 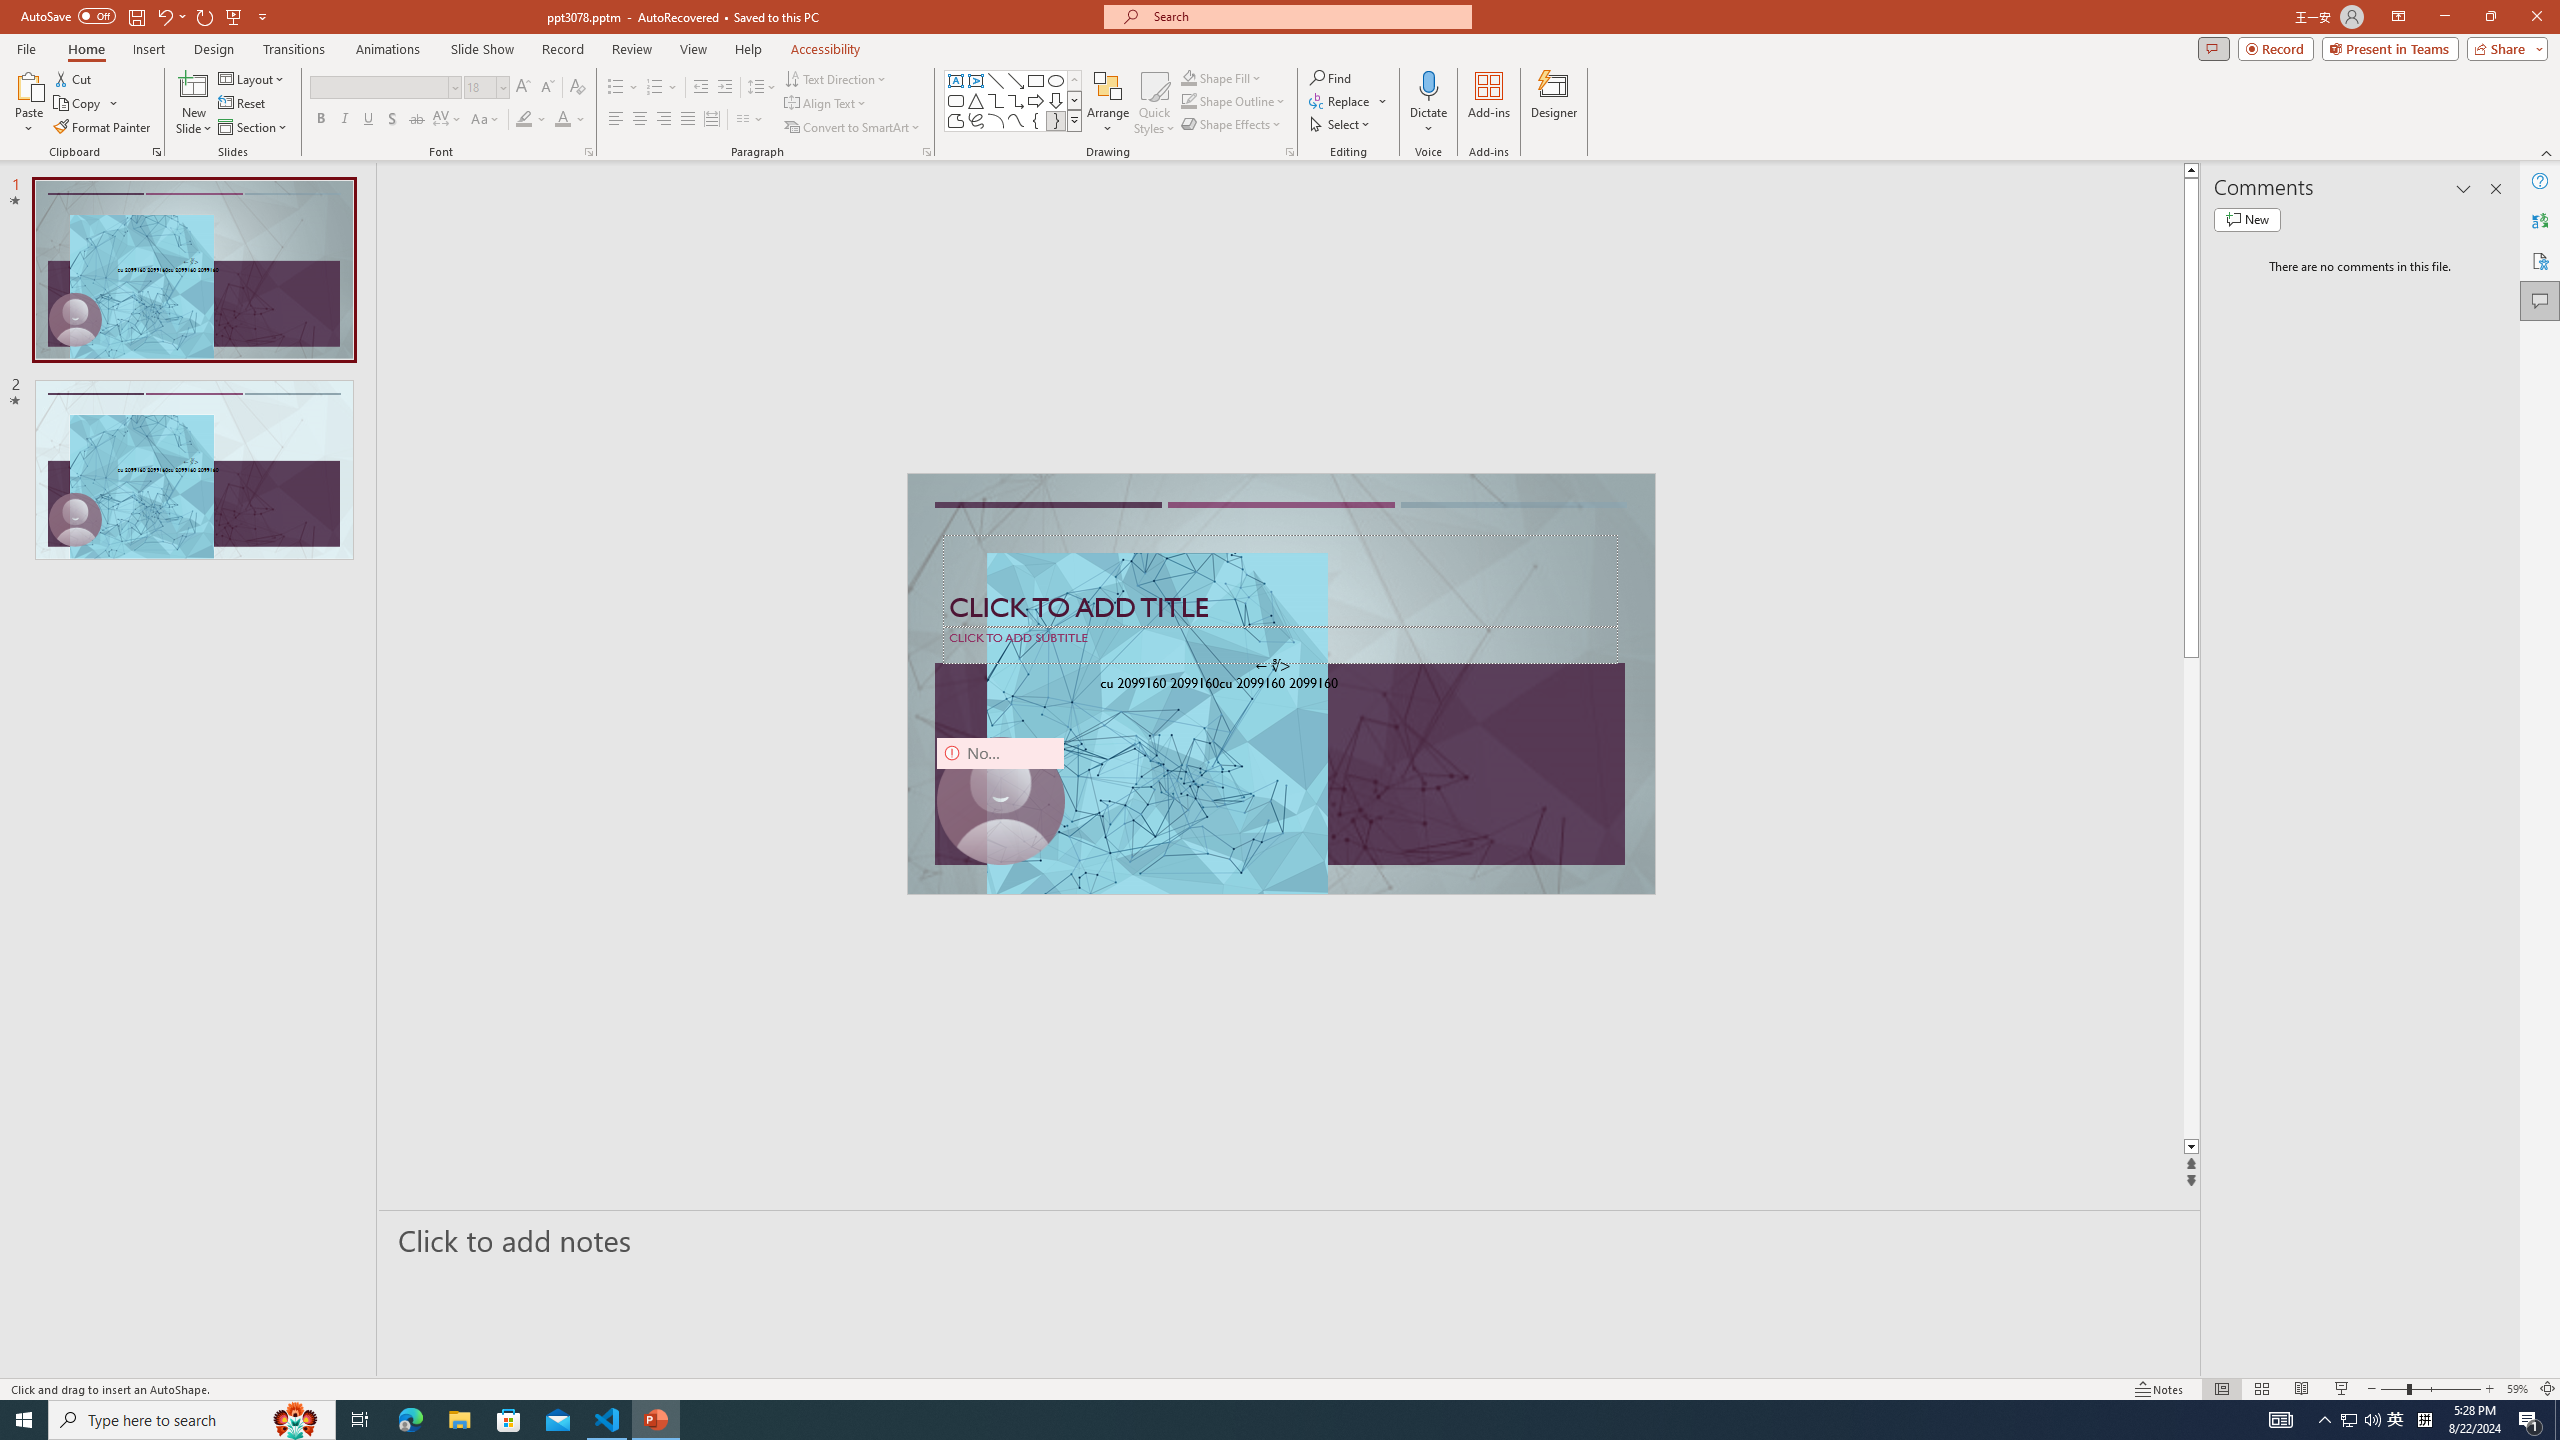 What do you see at coordinates (623, 87) in the screenshot?
I see `'Bullets'` at bounding box center [623, 87].